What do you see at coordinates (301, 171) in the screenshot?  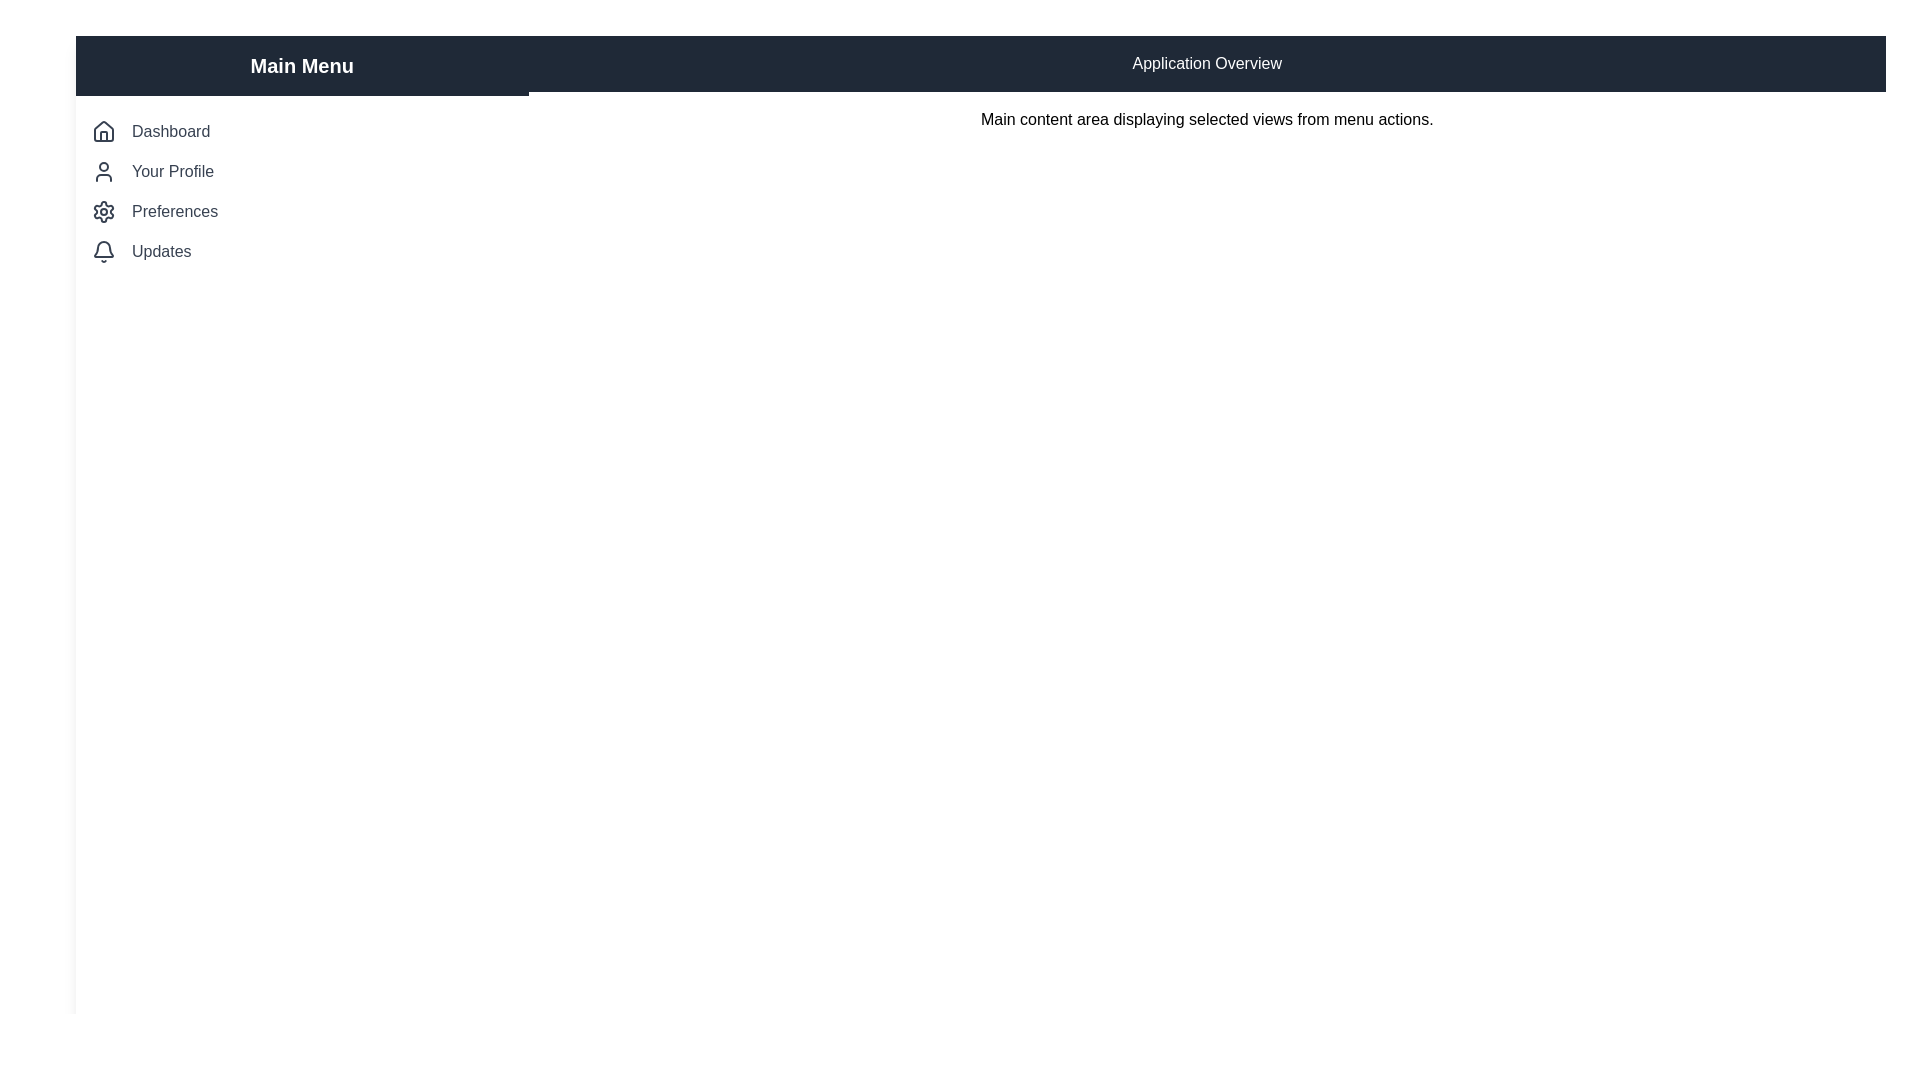 I see `the 'Your Profile' menu item, which is the second item in the vertical menu list under 'Main Menu'` at bounding box center [301, 171].